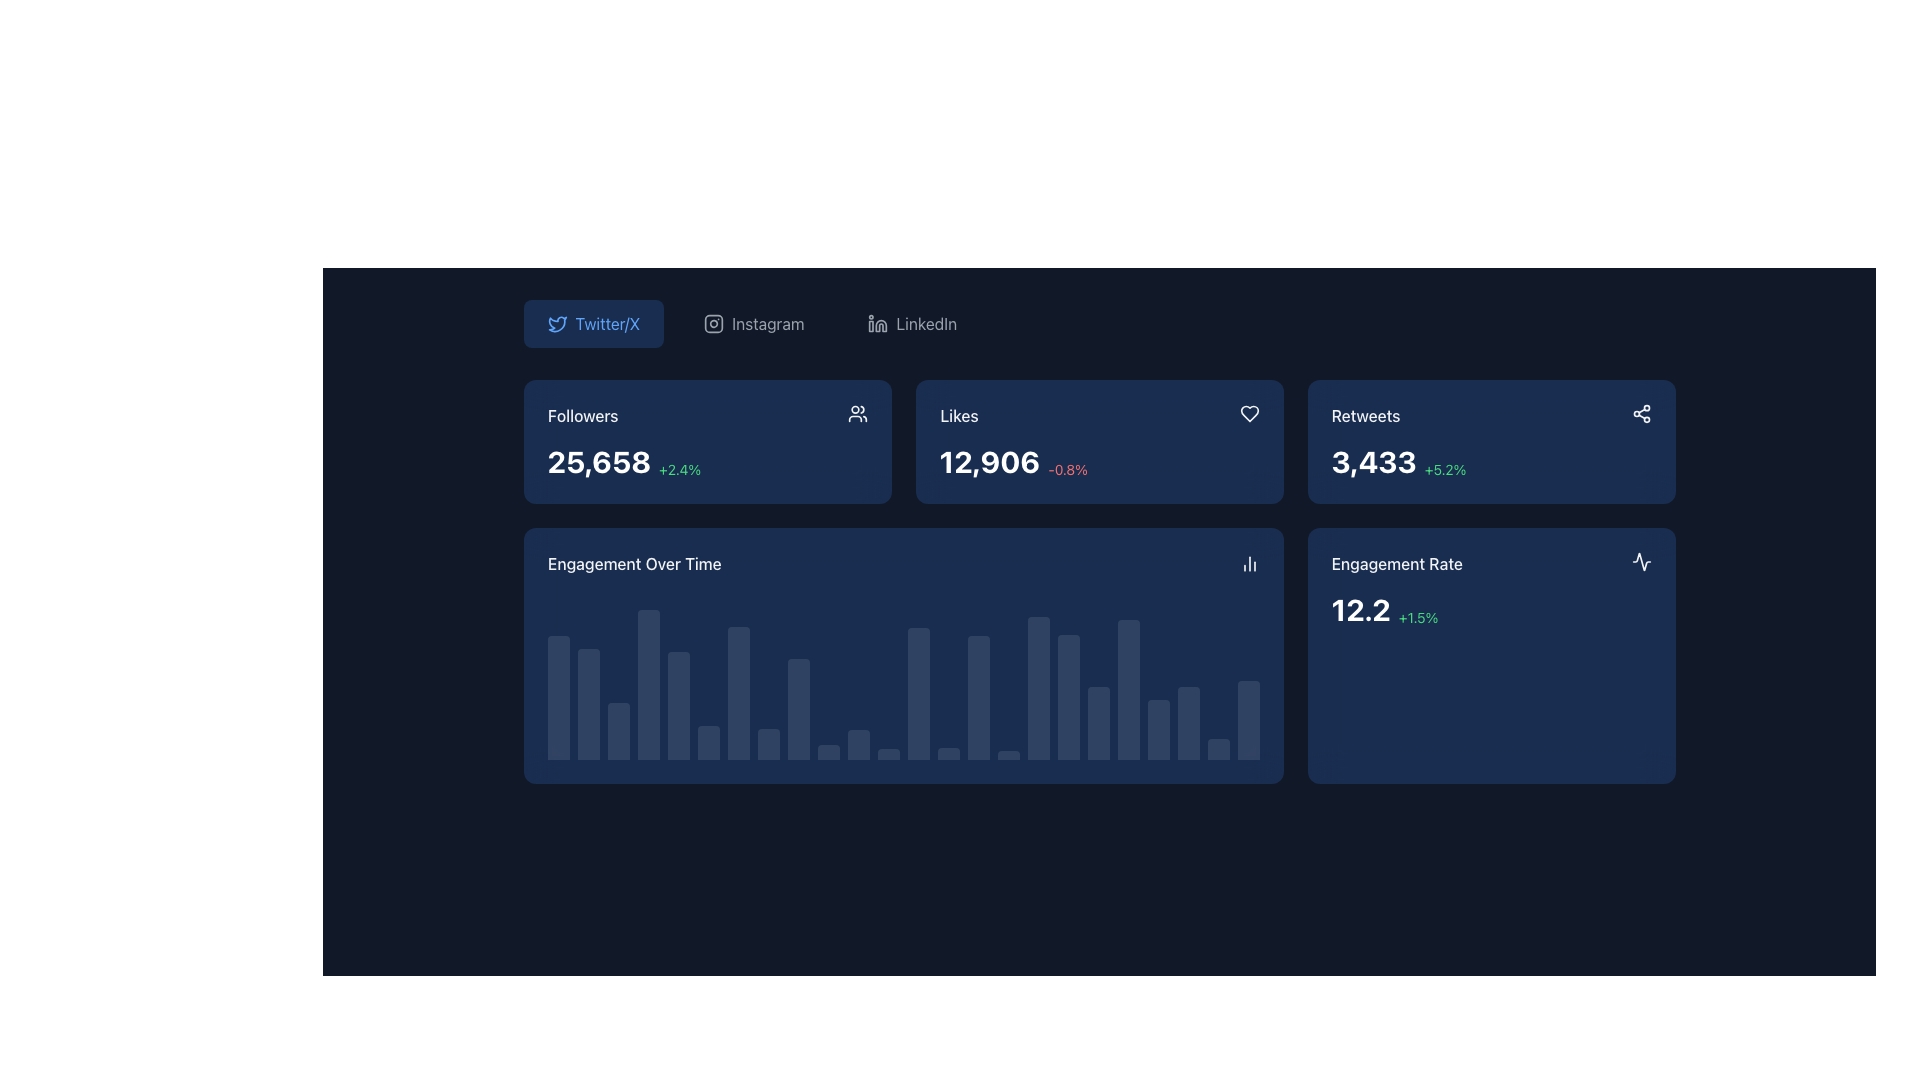 This screenshot has height=1080, width=1920. What do you see at coordinates (592, 323) in the screenshot?
I see `the Twitter/X button, which is a rectangular button with rounded corners, blue background, and contains a Twitter bird icon followed by the text 'Twitter/X', located at the top left above the main content section` at bounding box center [592, 323].